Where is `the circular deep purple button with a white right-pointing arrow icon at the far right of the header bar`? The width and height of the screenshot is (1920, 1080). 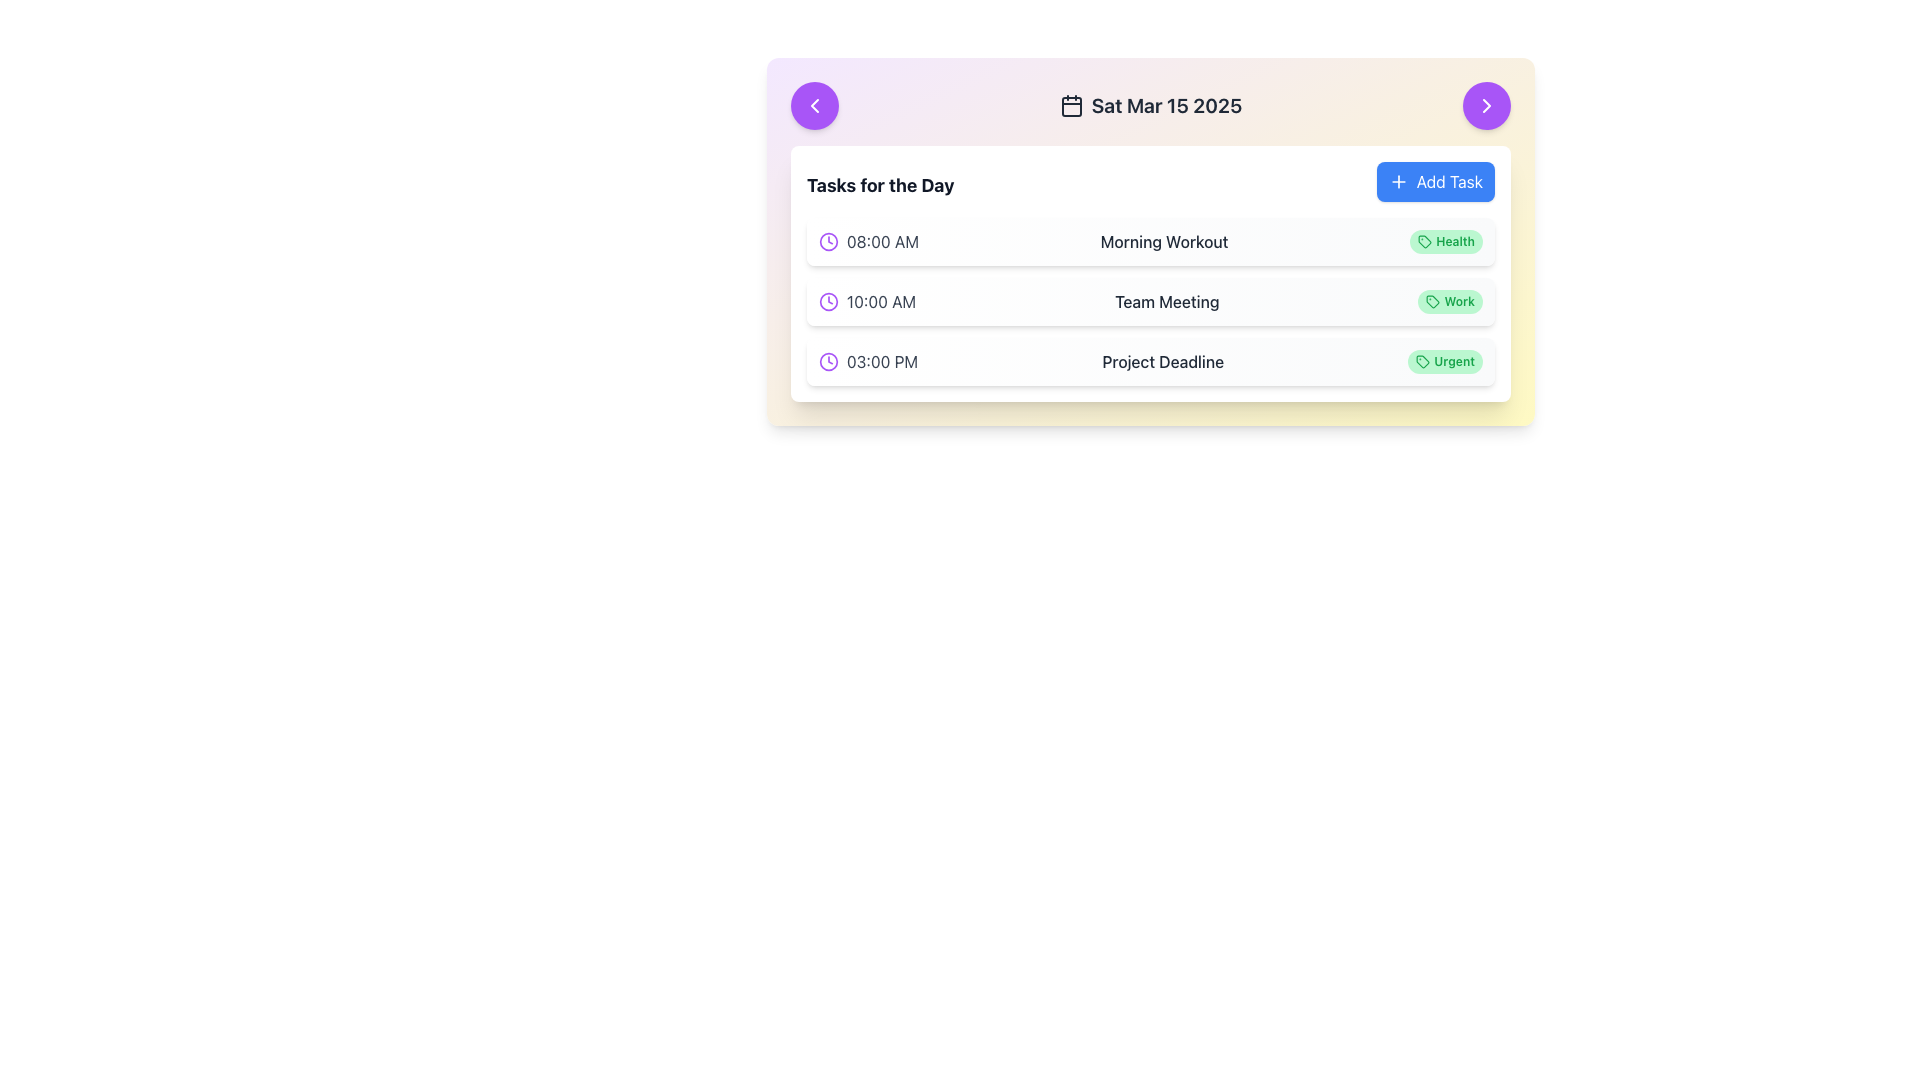 the circular deep purple button with a white right-pointing arrow icon at the far right of the header bar is located at coordinates (1487, 105).